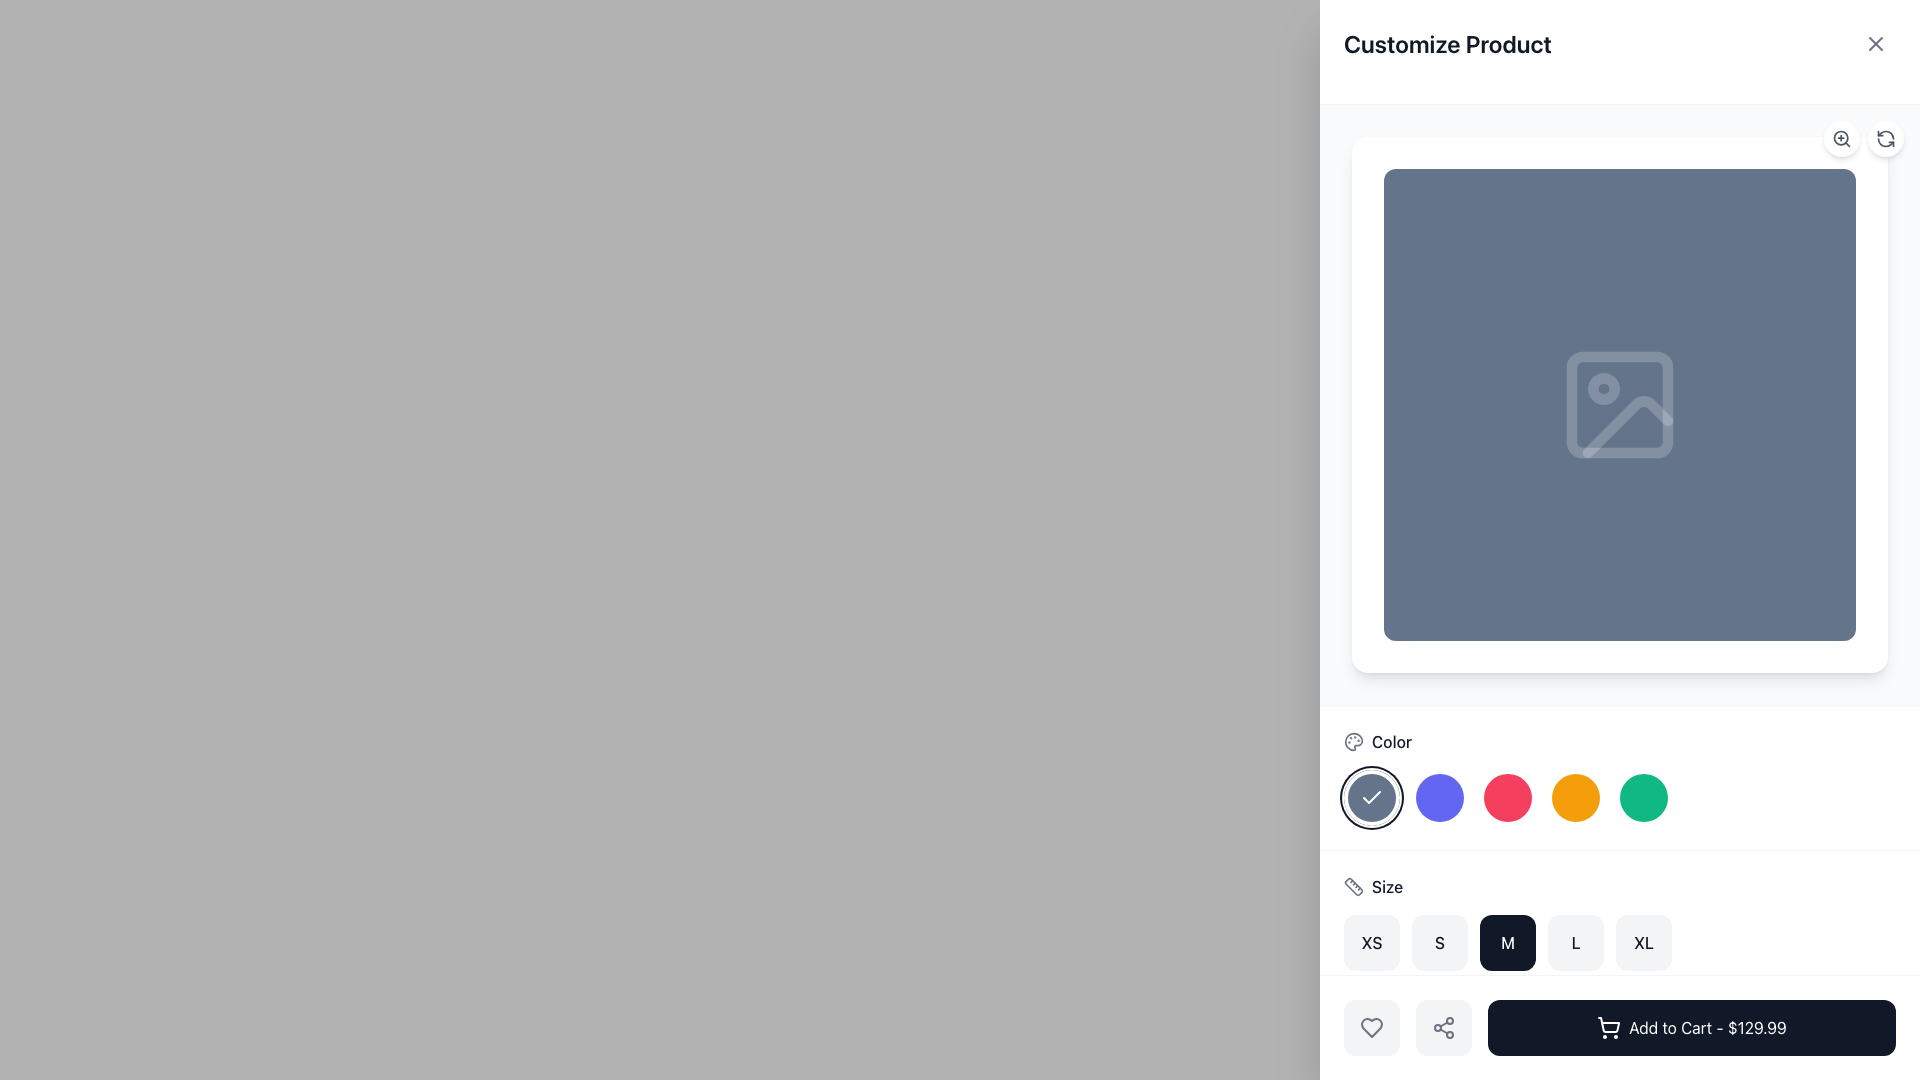 The width and height of the screenshot is (1920, 1080). I want to click on the sixth circular color selector button for emerald green located below the product image to choose the color, so click(1643, 797).